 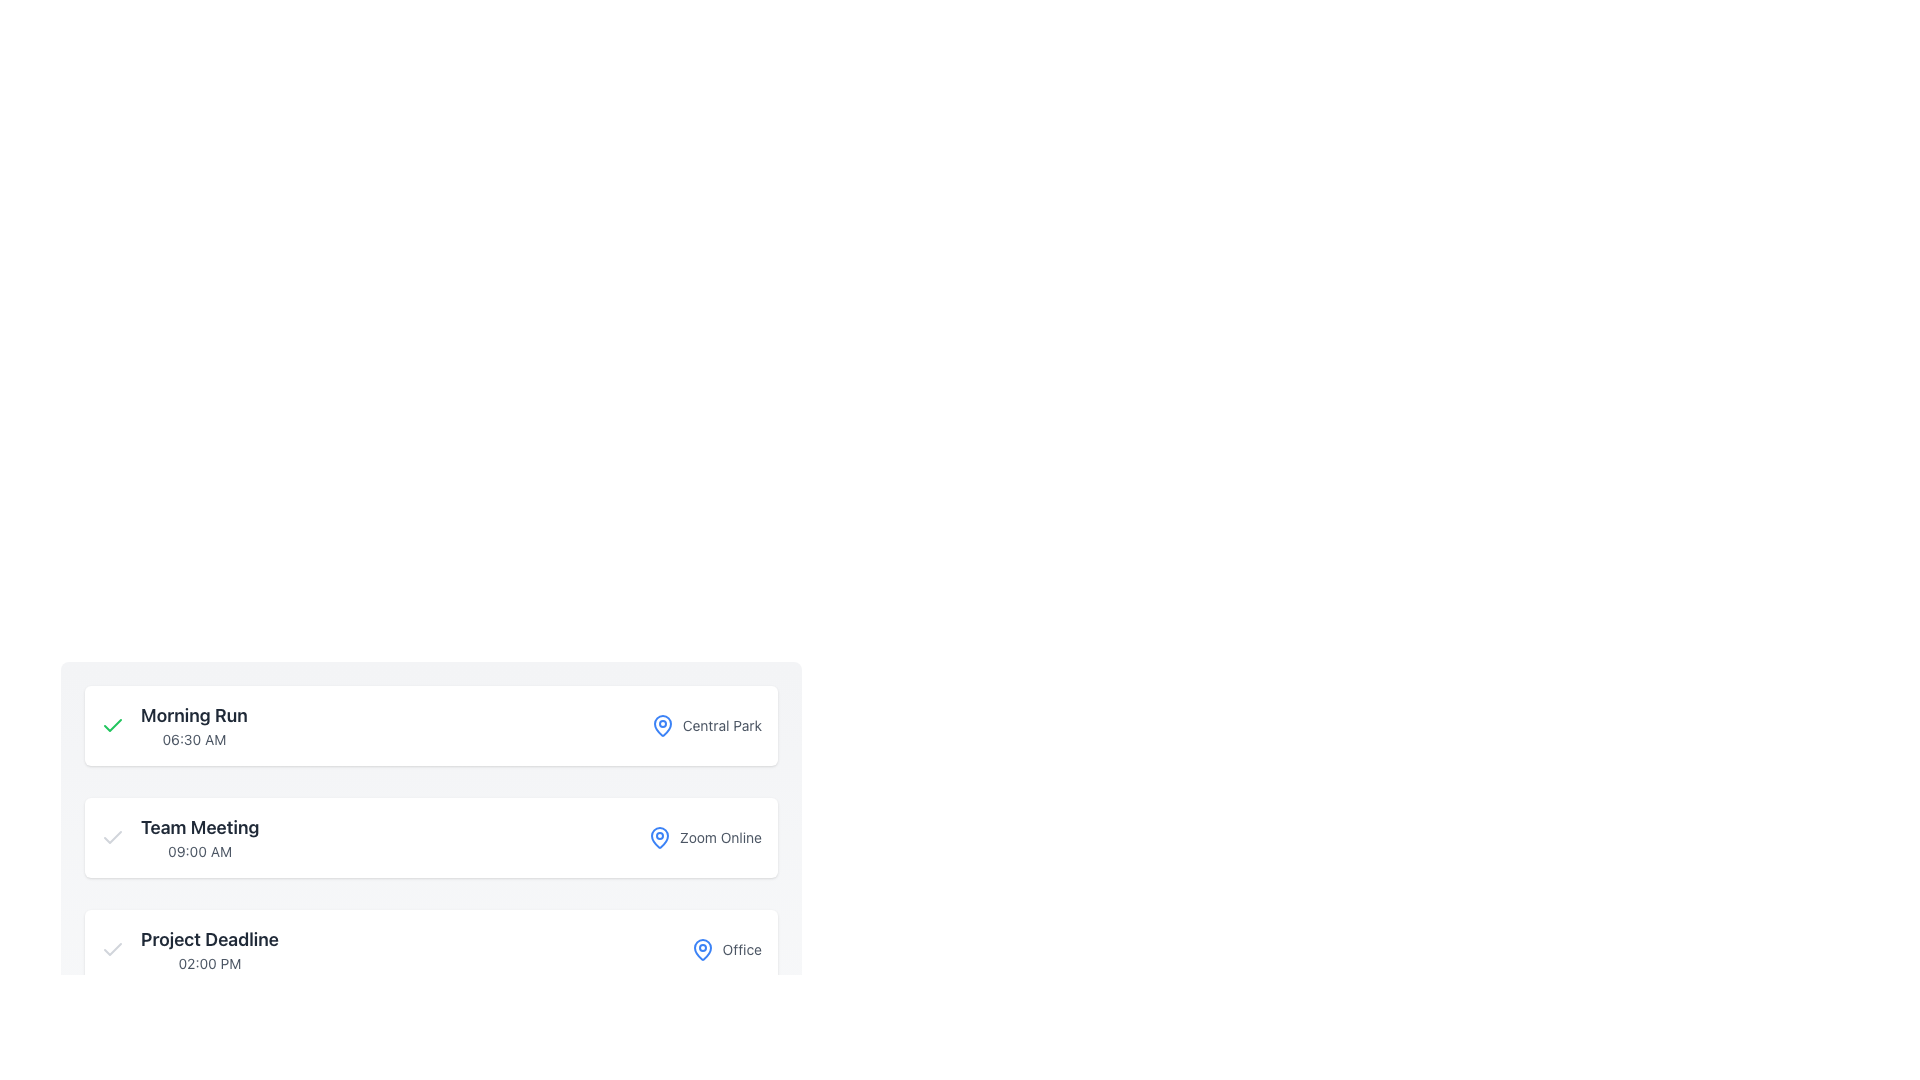 I want to click on the text label indicating the scheduled activity 'Morning Run' with a green checkmark icon located at the top of the list, so click(x=174, y=725).